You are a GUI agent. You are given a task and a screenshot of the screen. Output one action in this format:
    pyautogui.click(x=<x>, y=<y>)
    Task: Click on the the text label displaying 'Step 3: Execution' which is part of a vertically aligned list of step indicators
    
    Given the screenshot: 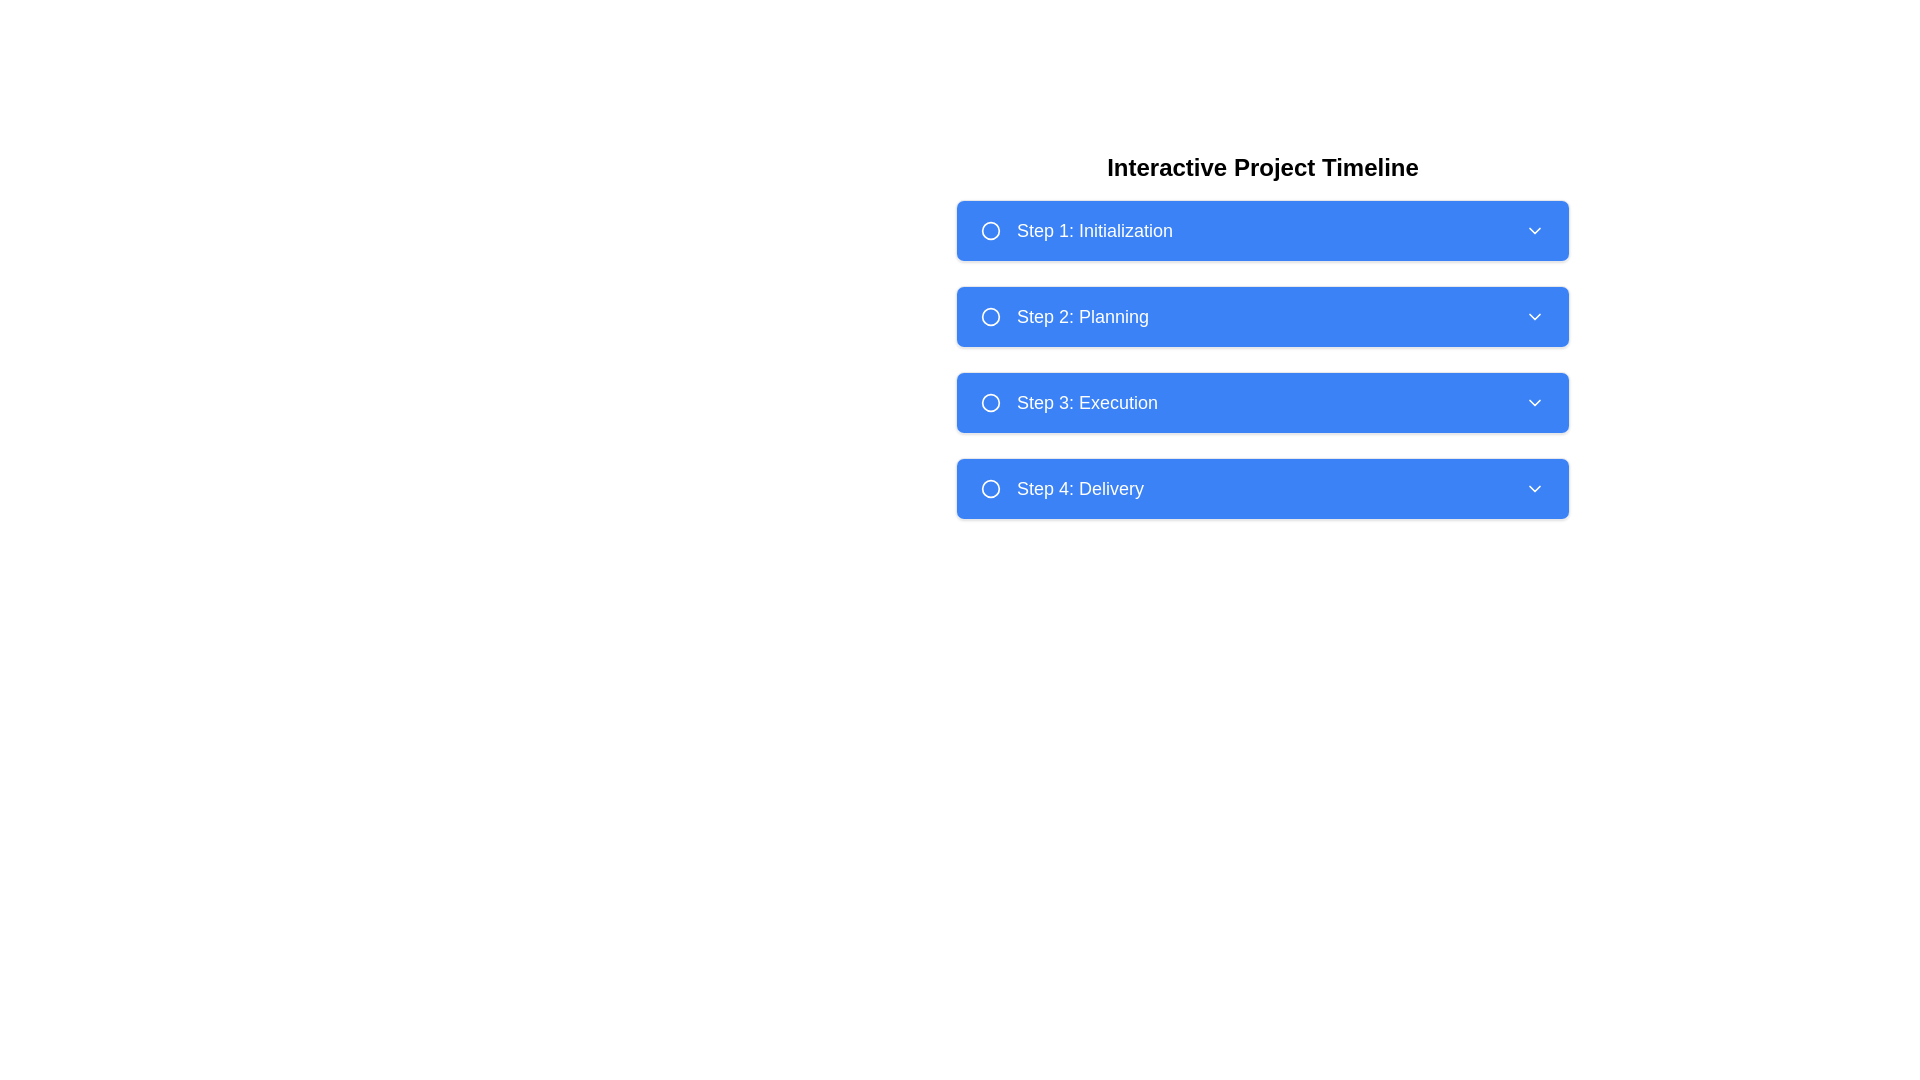 What is the action you would take?
    pyautogui.click(x=1086, y=402)
    